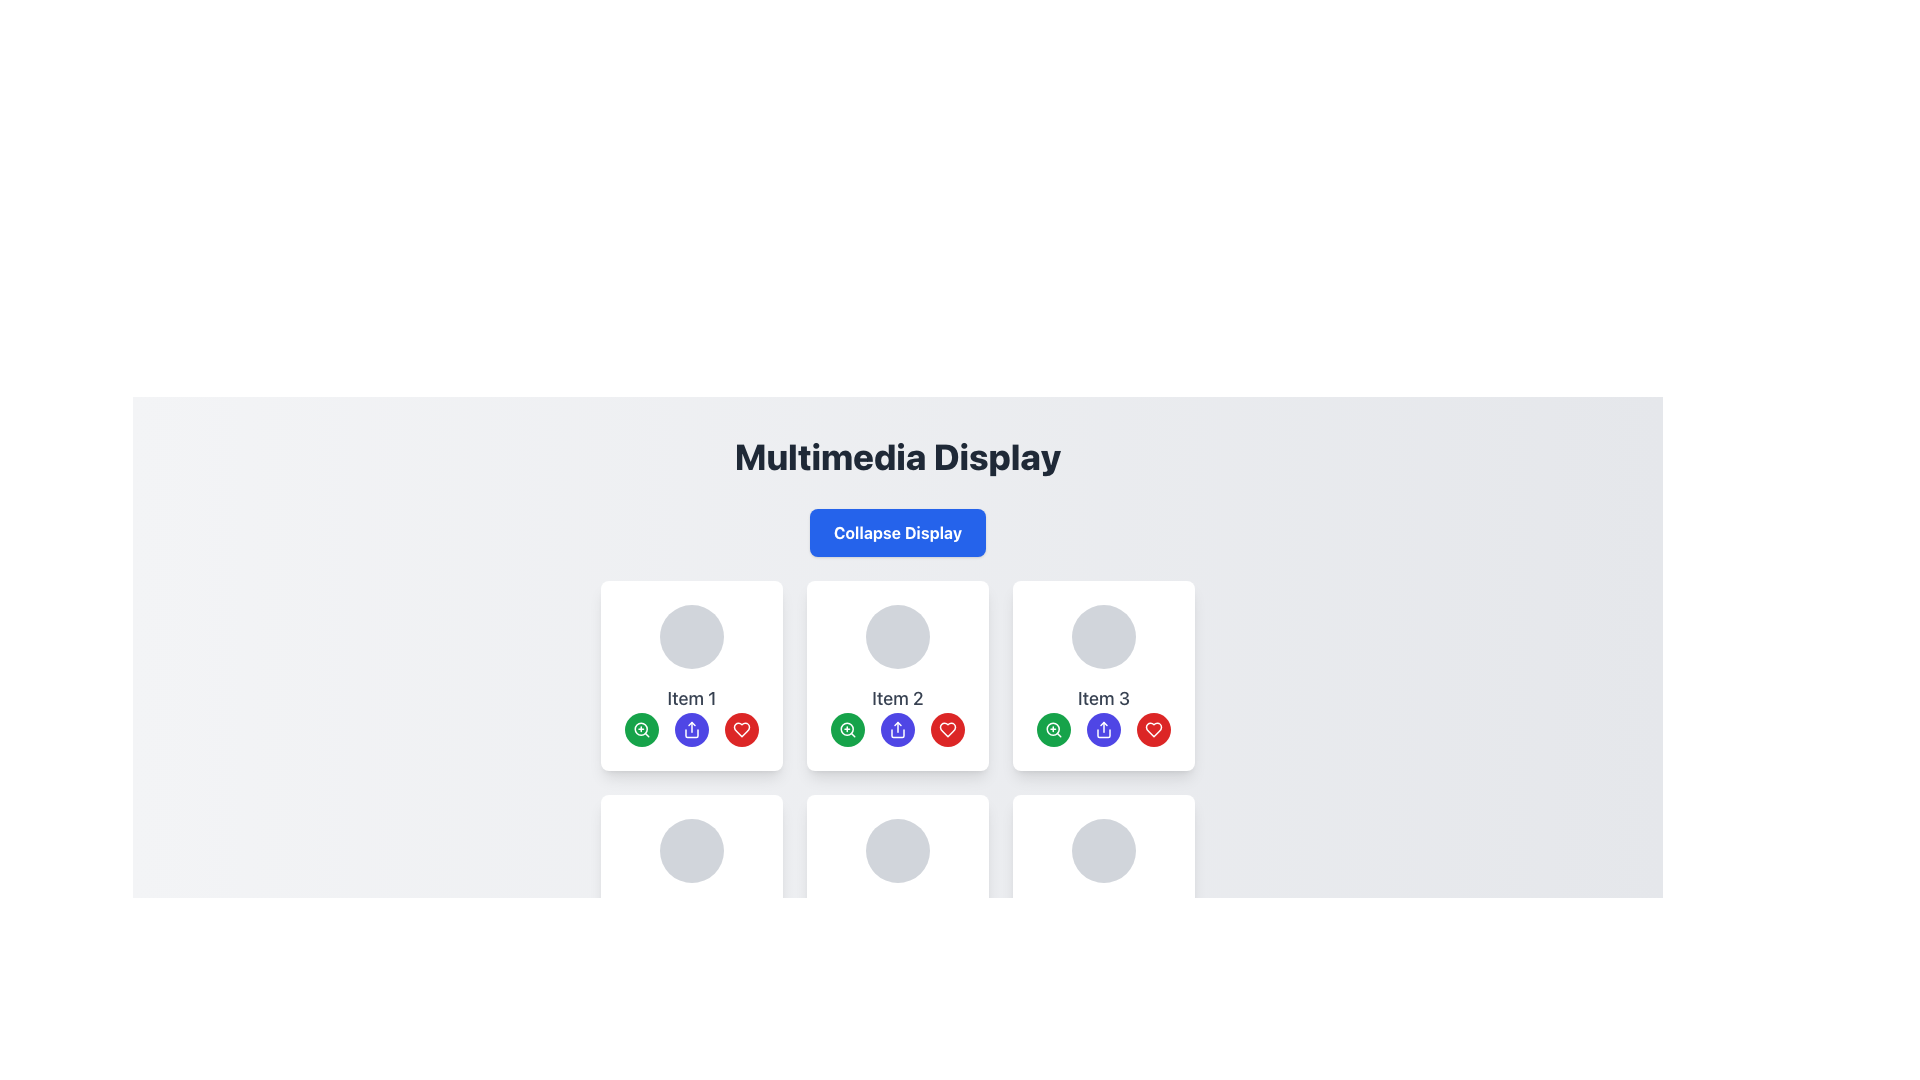  Describe the element at coordinates (1053, 729) in the screenshot. I see `the zoom-in icon represented by a magnifying glass and '+' symbol inside a green circular button in the 'Item 3' section of the 'Multimedia Display' panel` at that location.